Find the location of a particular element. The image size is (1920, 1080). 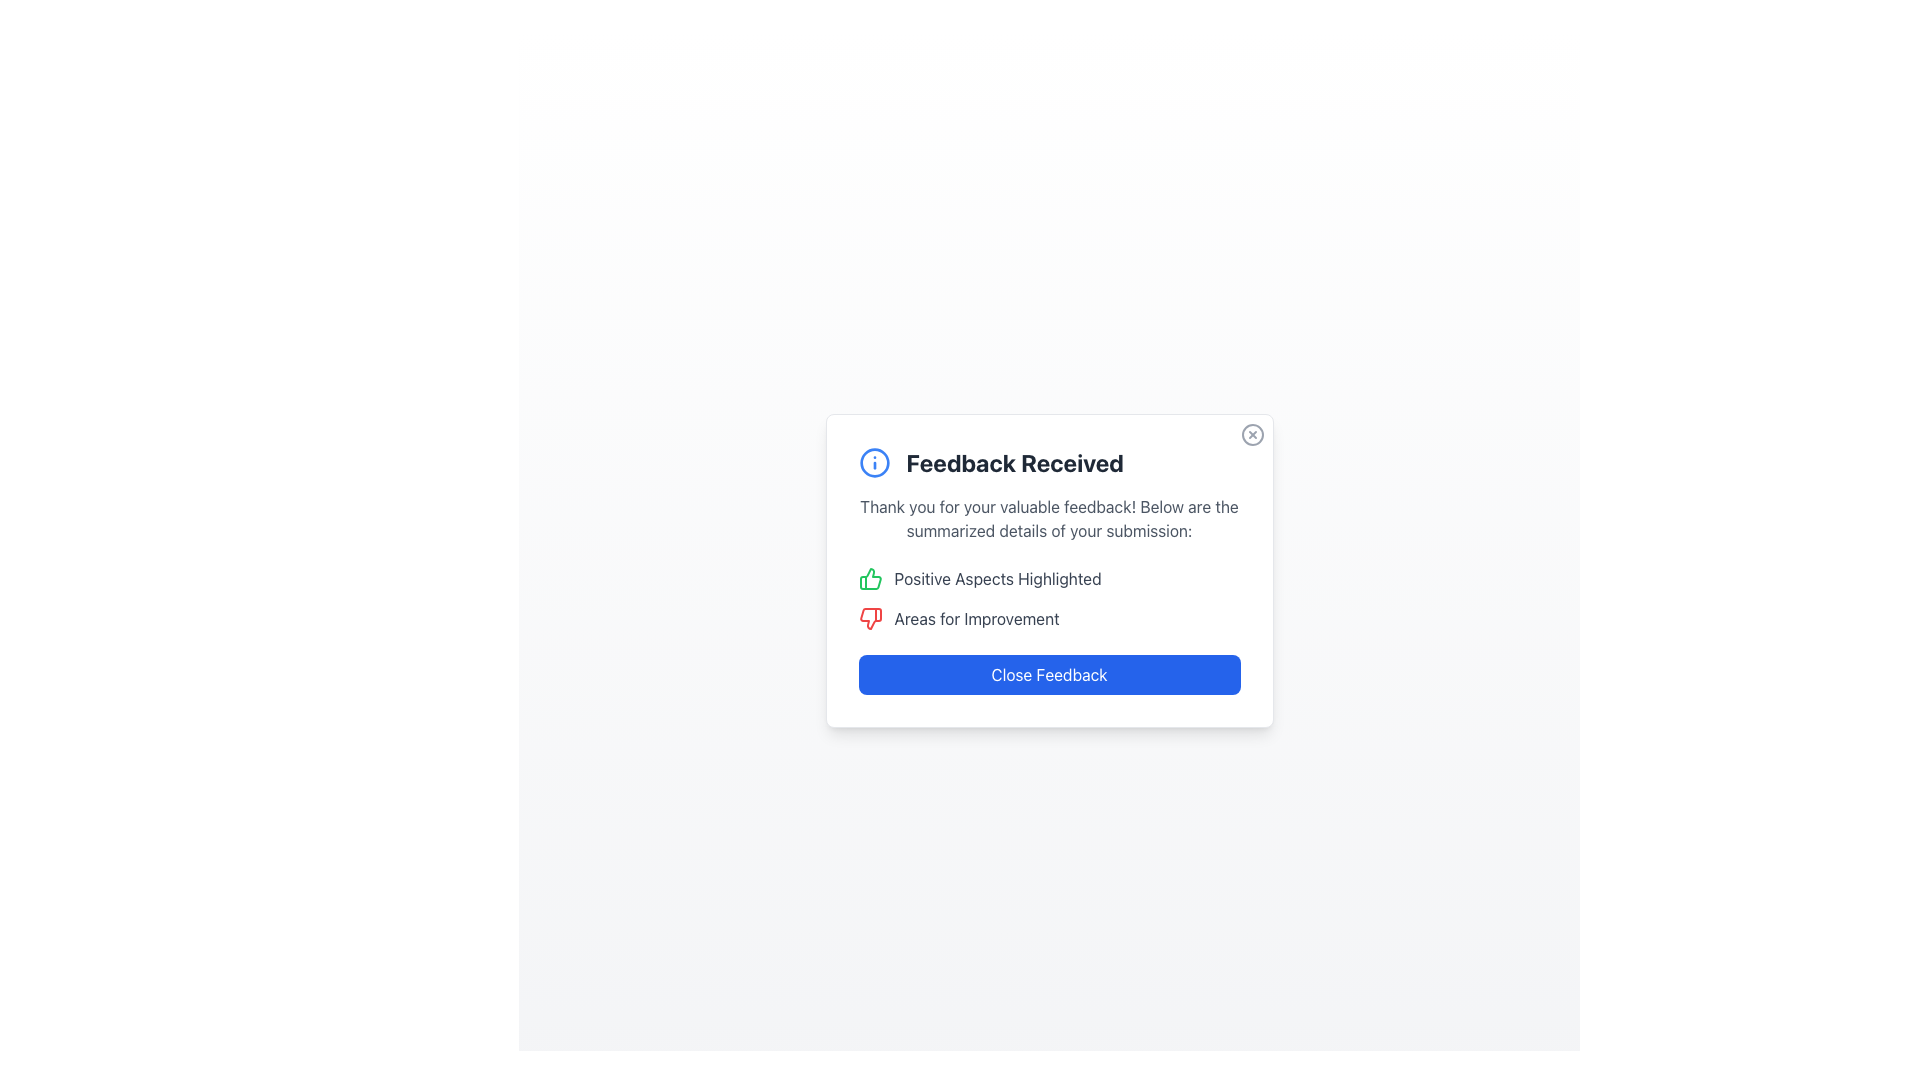

the circular close button with an 'X' shape located is located at coordinates (1251, 434).